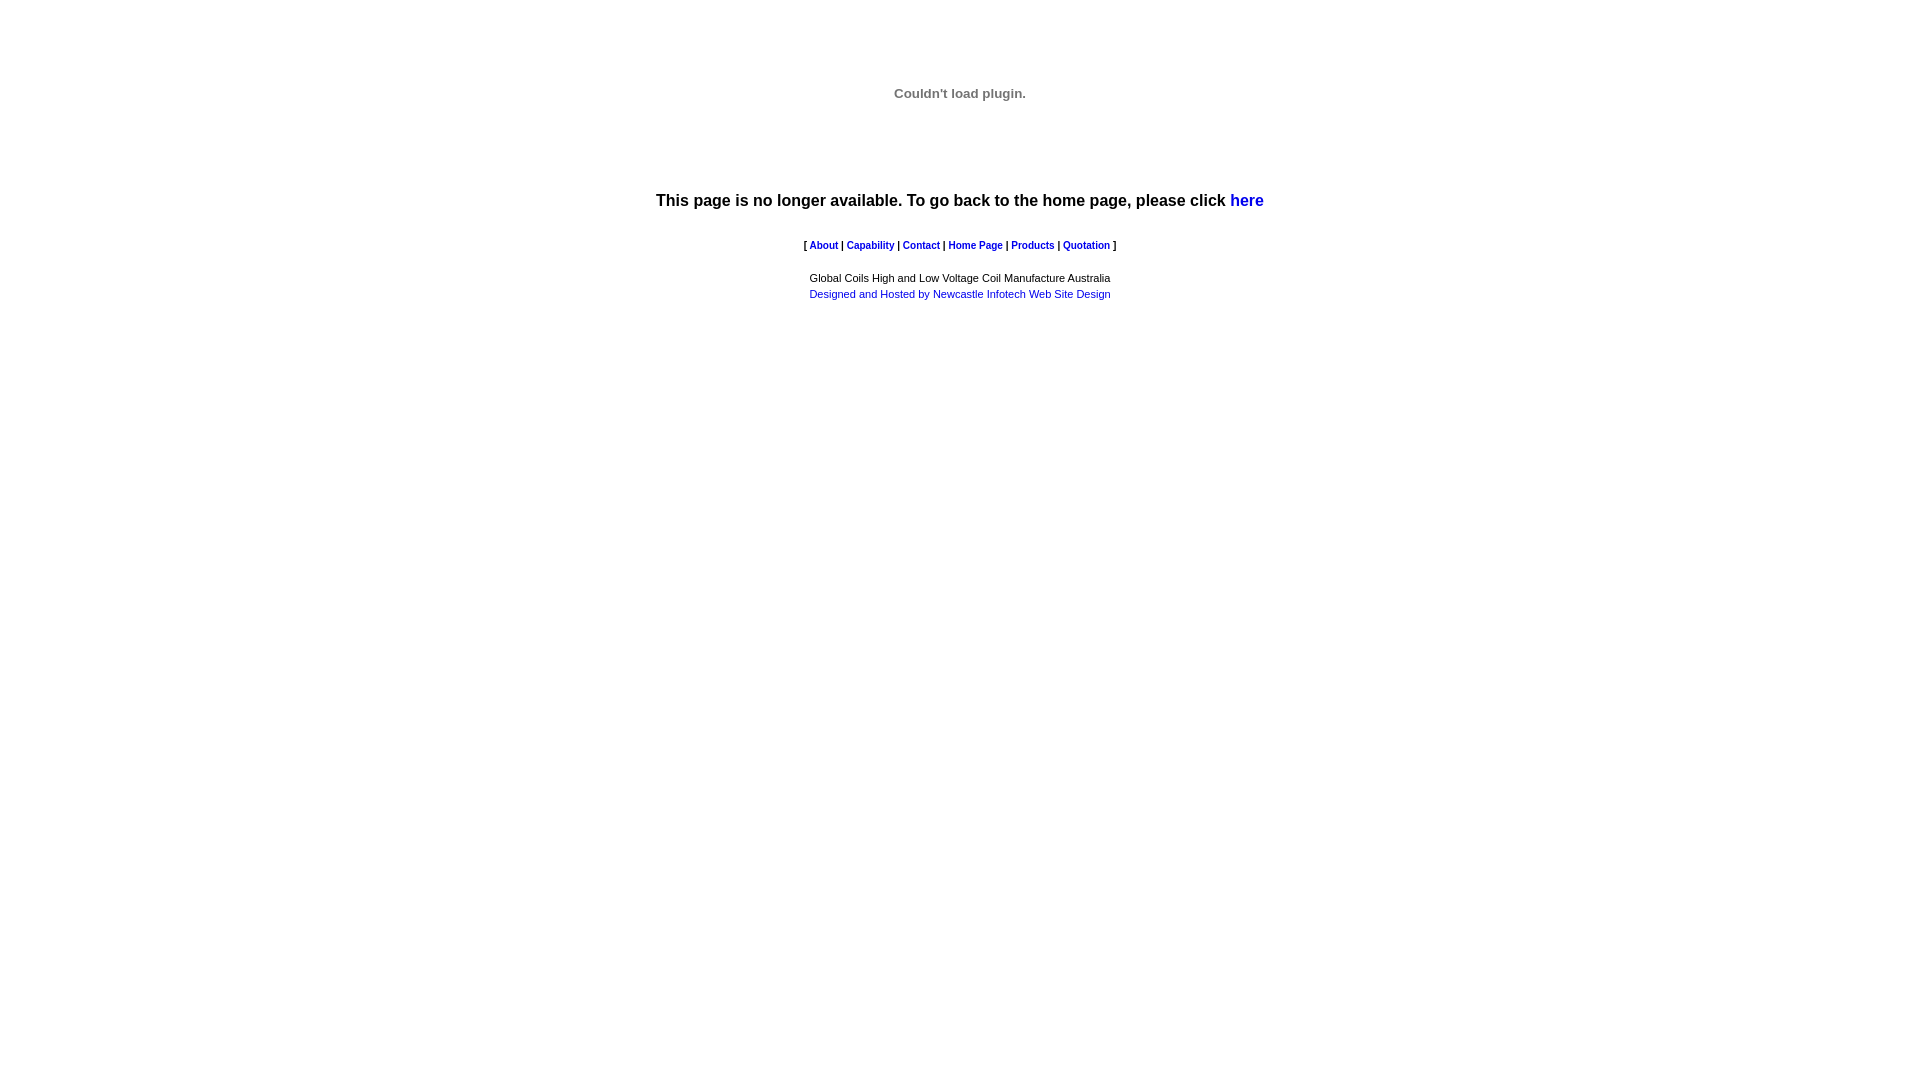 Image resolution: width=1920 pixels, height=1080 pixels. I want to click on 'Capability', so click(870, 244).